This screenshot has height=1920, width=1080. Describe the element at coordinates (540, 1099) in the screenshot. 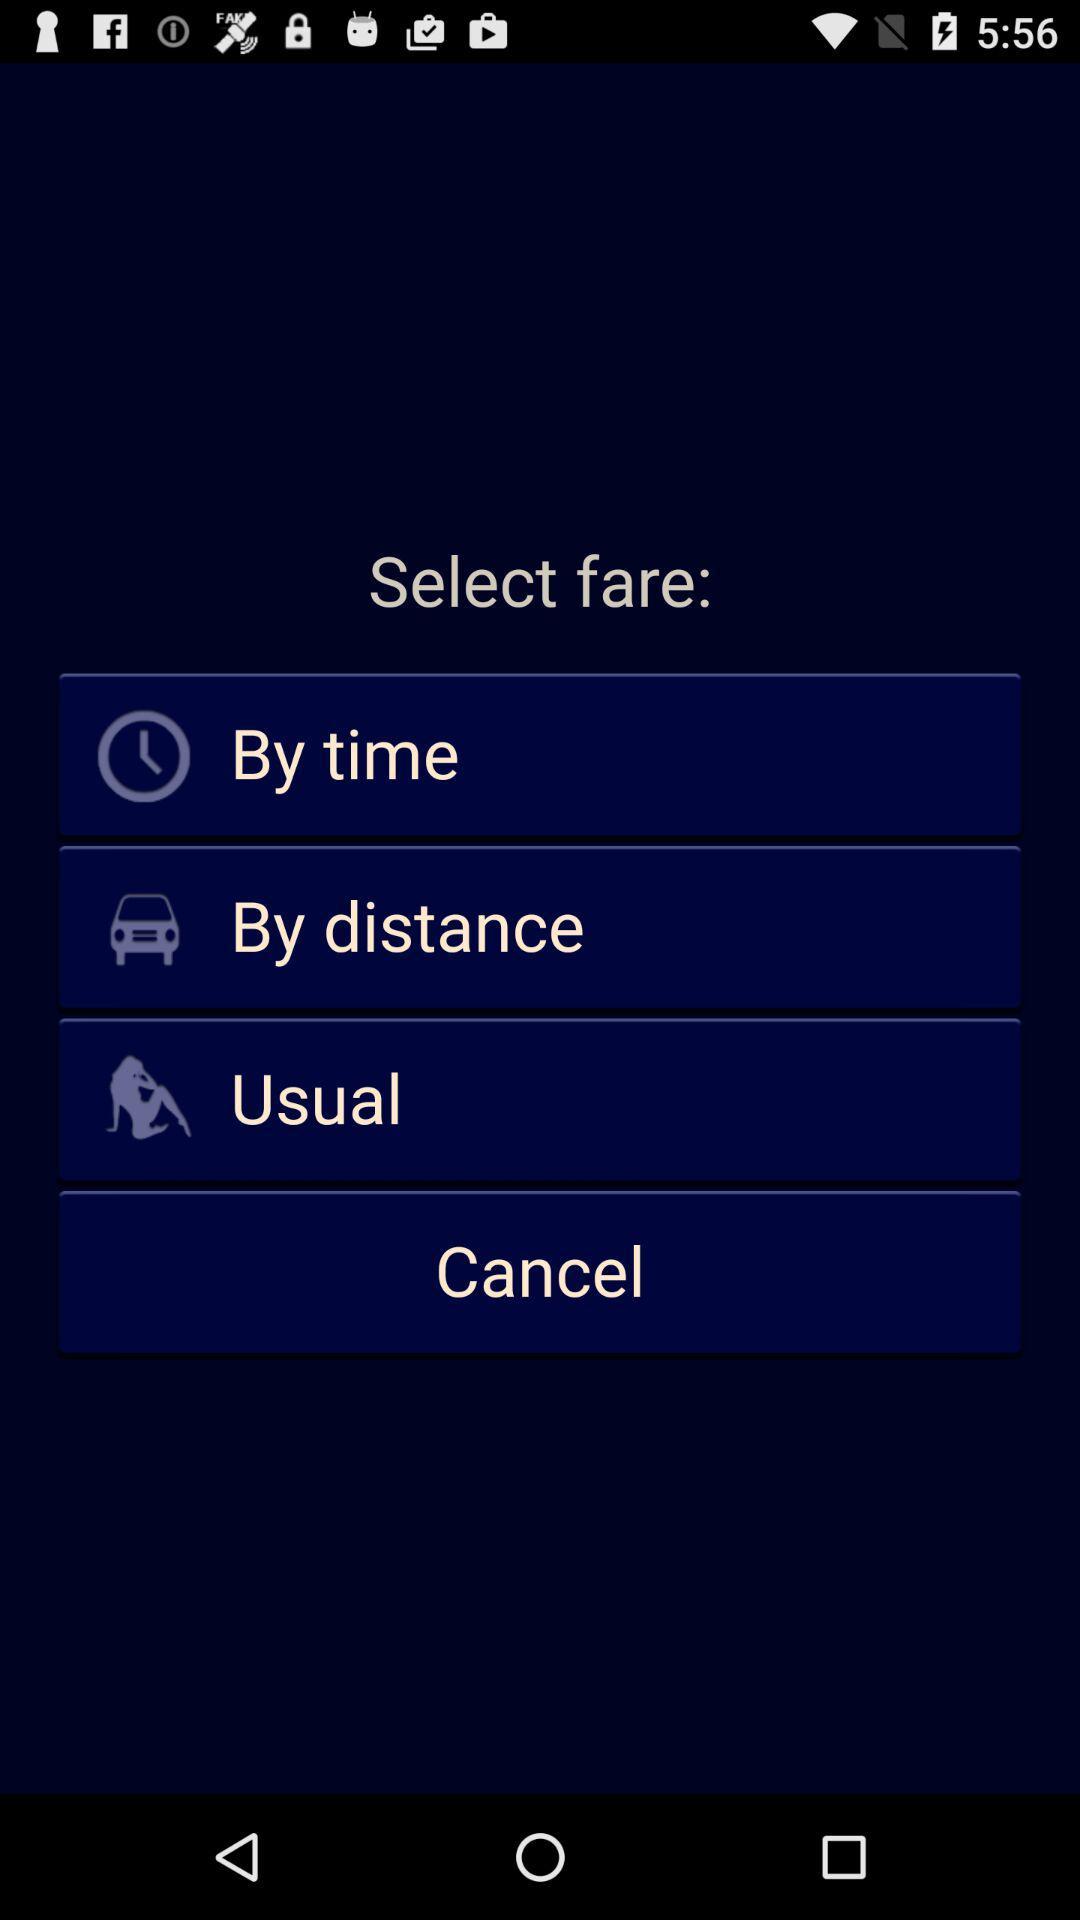

I see `the usual` at that location.